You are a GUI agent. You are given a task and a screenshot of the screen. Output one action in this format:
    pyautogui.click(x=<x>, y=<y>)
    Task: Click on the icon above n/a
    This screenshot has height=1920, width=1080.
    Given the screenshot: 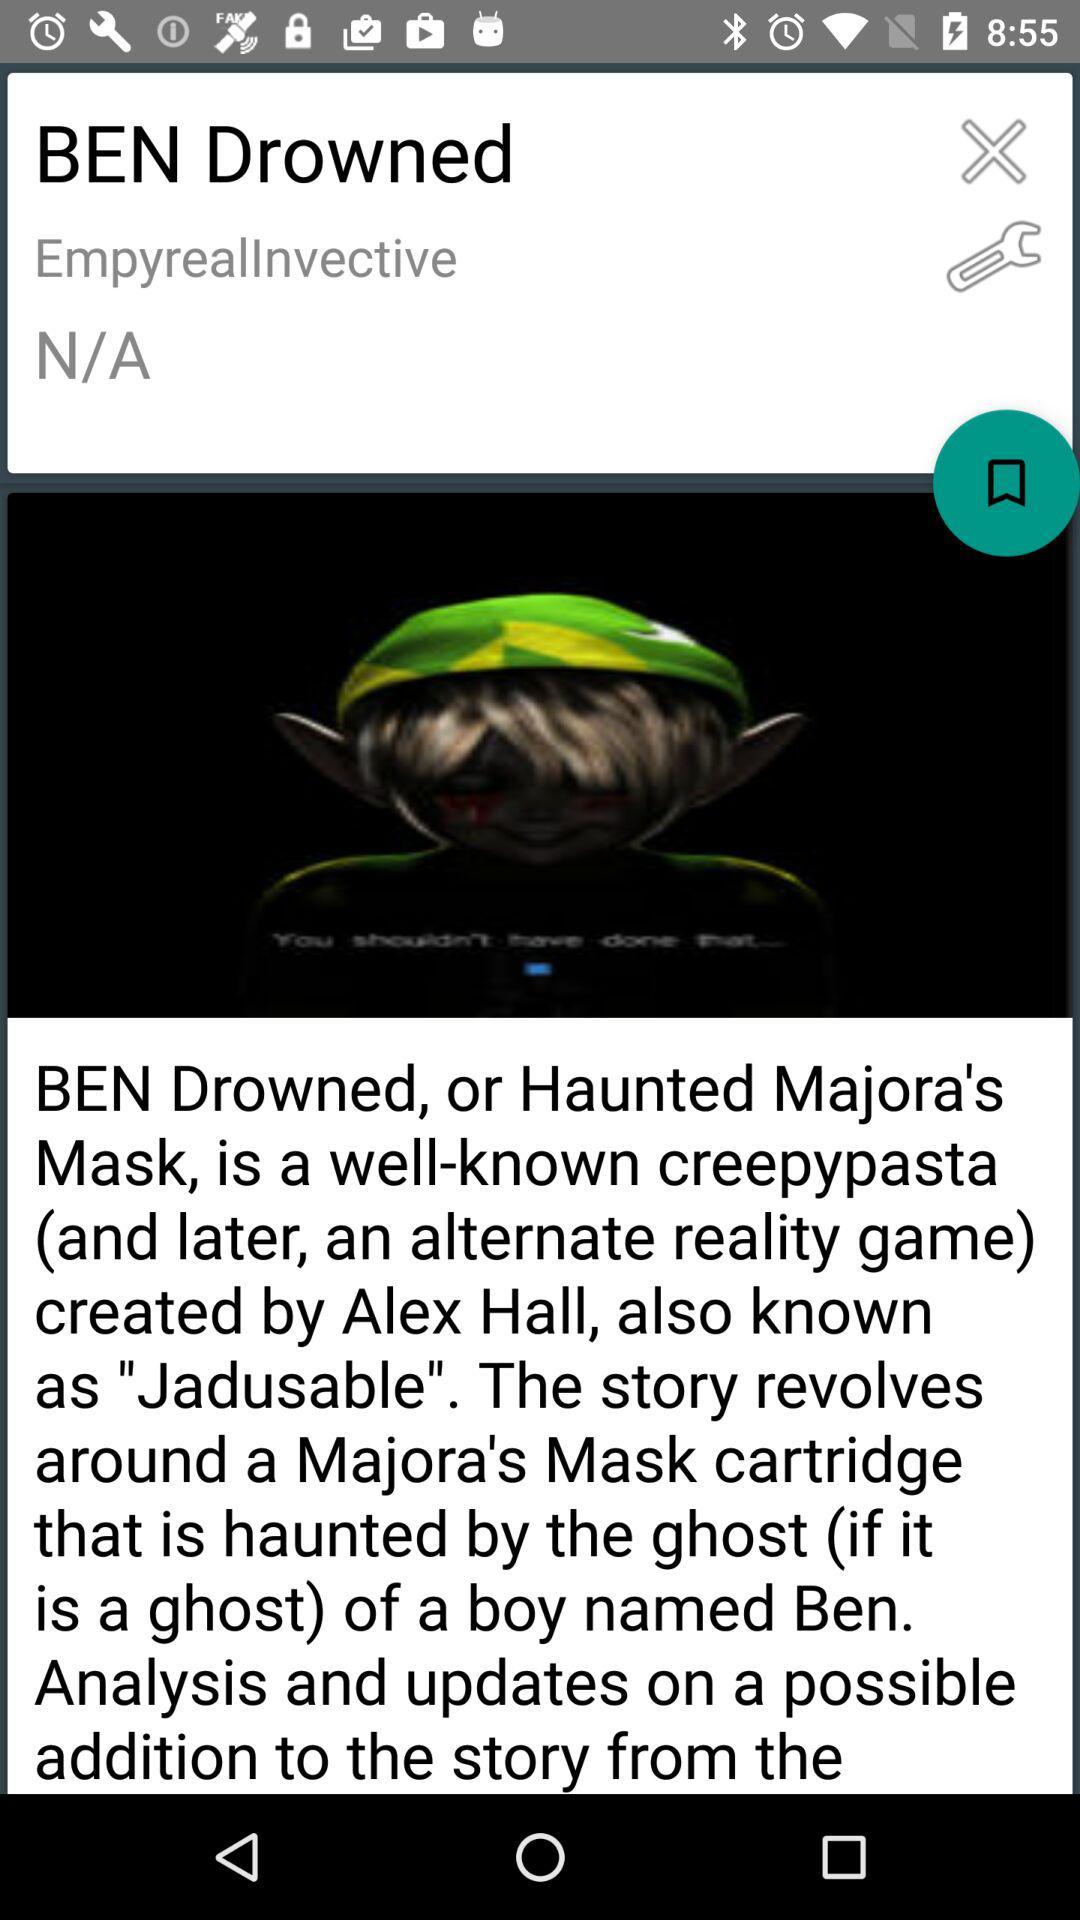 What is the action you would take?
    pyautogui.click(x=993, y=255)
    